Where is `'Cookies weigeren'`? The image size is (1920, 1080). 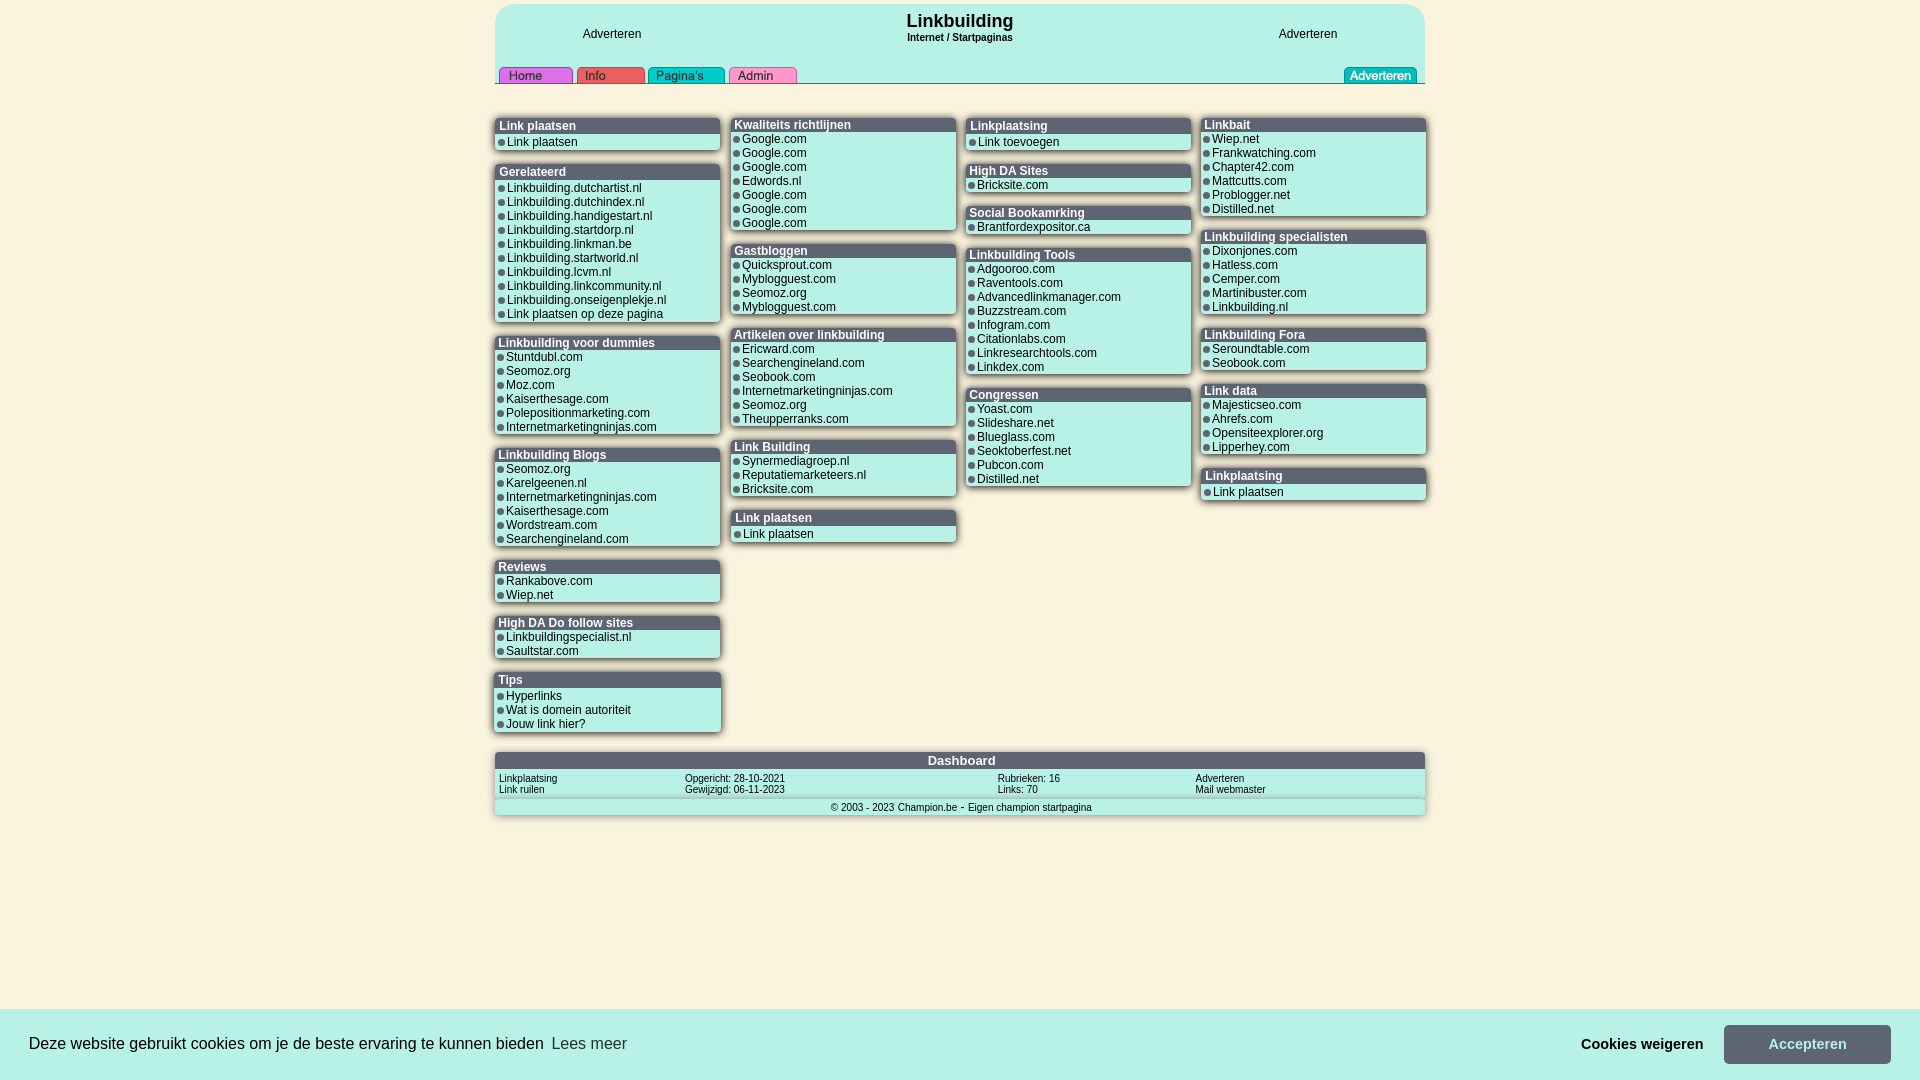
'Cookies weigeren' is located at coordinates (1642, 1043).